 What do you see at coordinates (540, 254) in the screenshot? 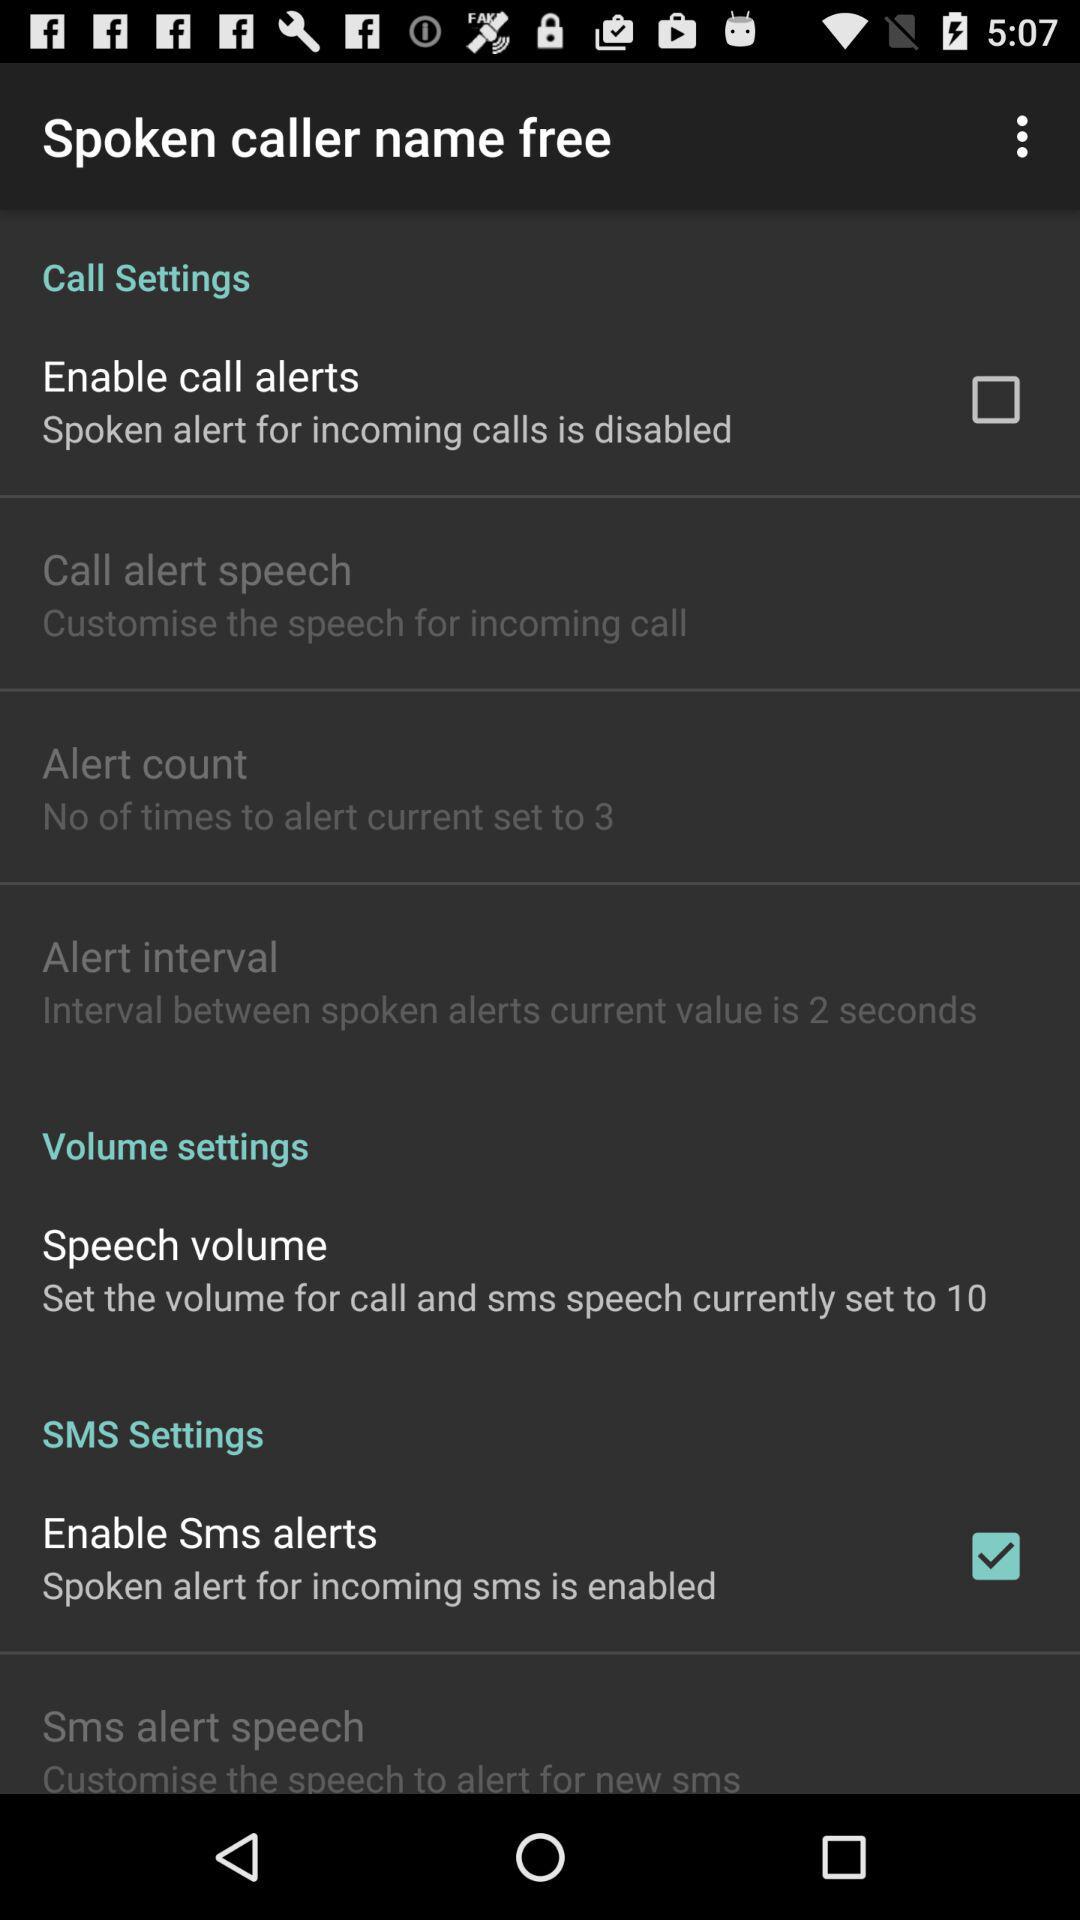
I see `call settings app` at bounding box center [540, 254].